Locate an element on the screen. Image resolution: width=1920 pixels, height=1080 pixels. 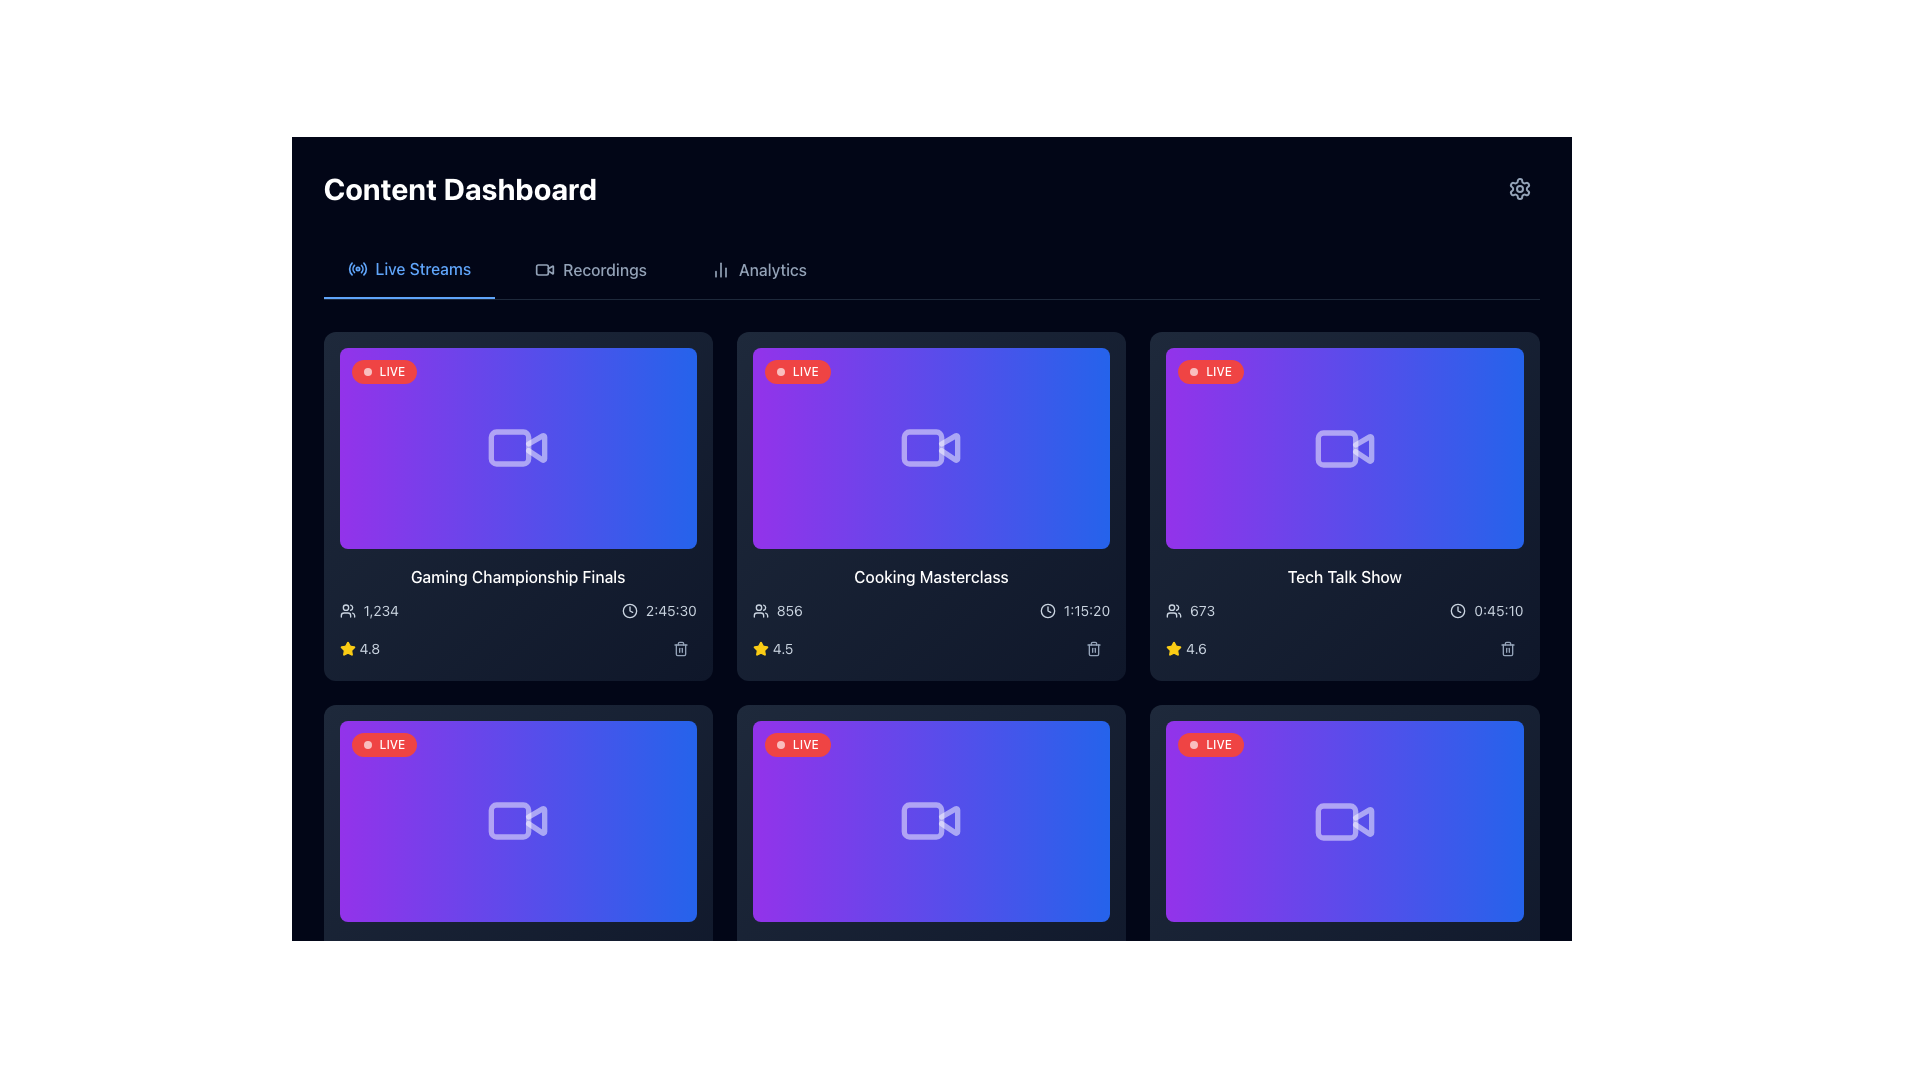
the speaker or microphone icon within the video icon located in the top-left card of the content grid under the 'Live Streams' section is located at coordinates (536, 447).